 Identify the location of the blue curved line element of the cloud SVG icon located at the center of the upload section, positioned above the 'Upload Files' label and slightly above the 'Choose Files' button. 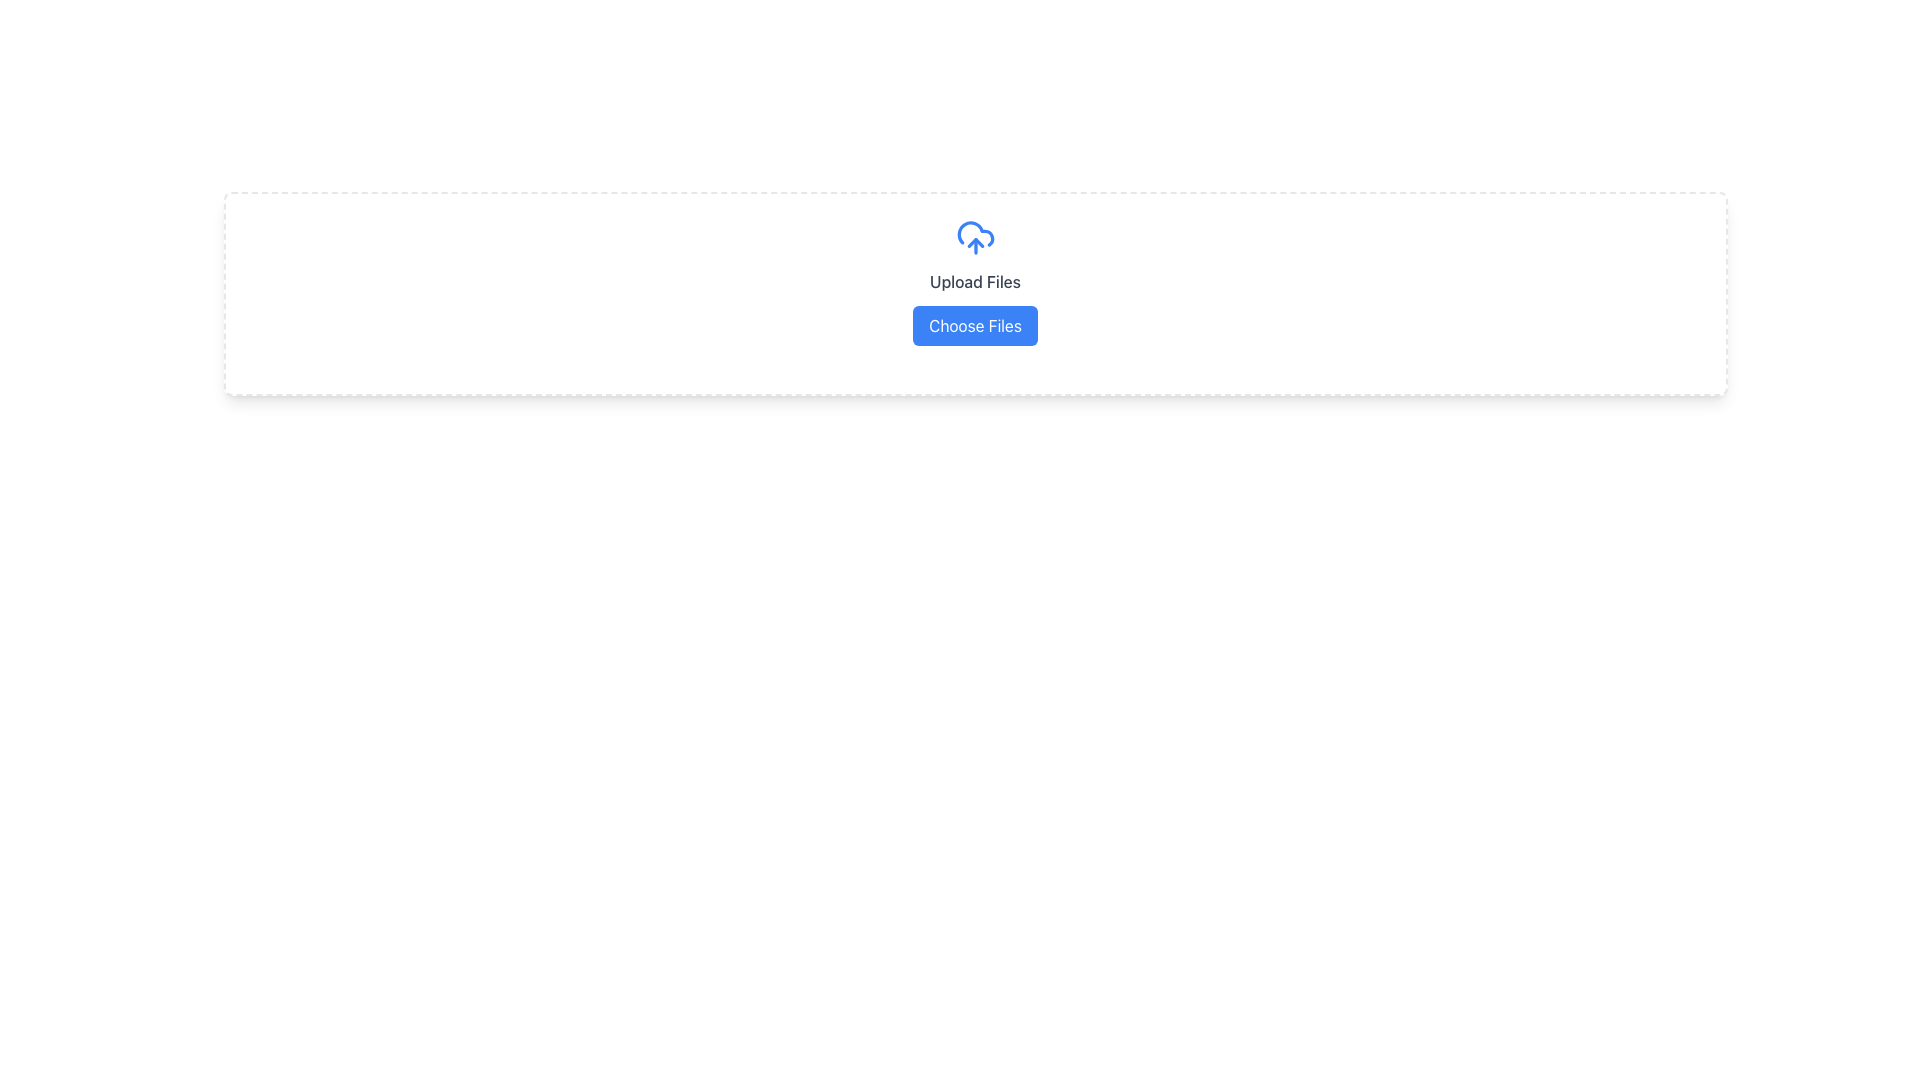
(975, 233).